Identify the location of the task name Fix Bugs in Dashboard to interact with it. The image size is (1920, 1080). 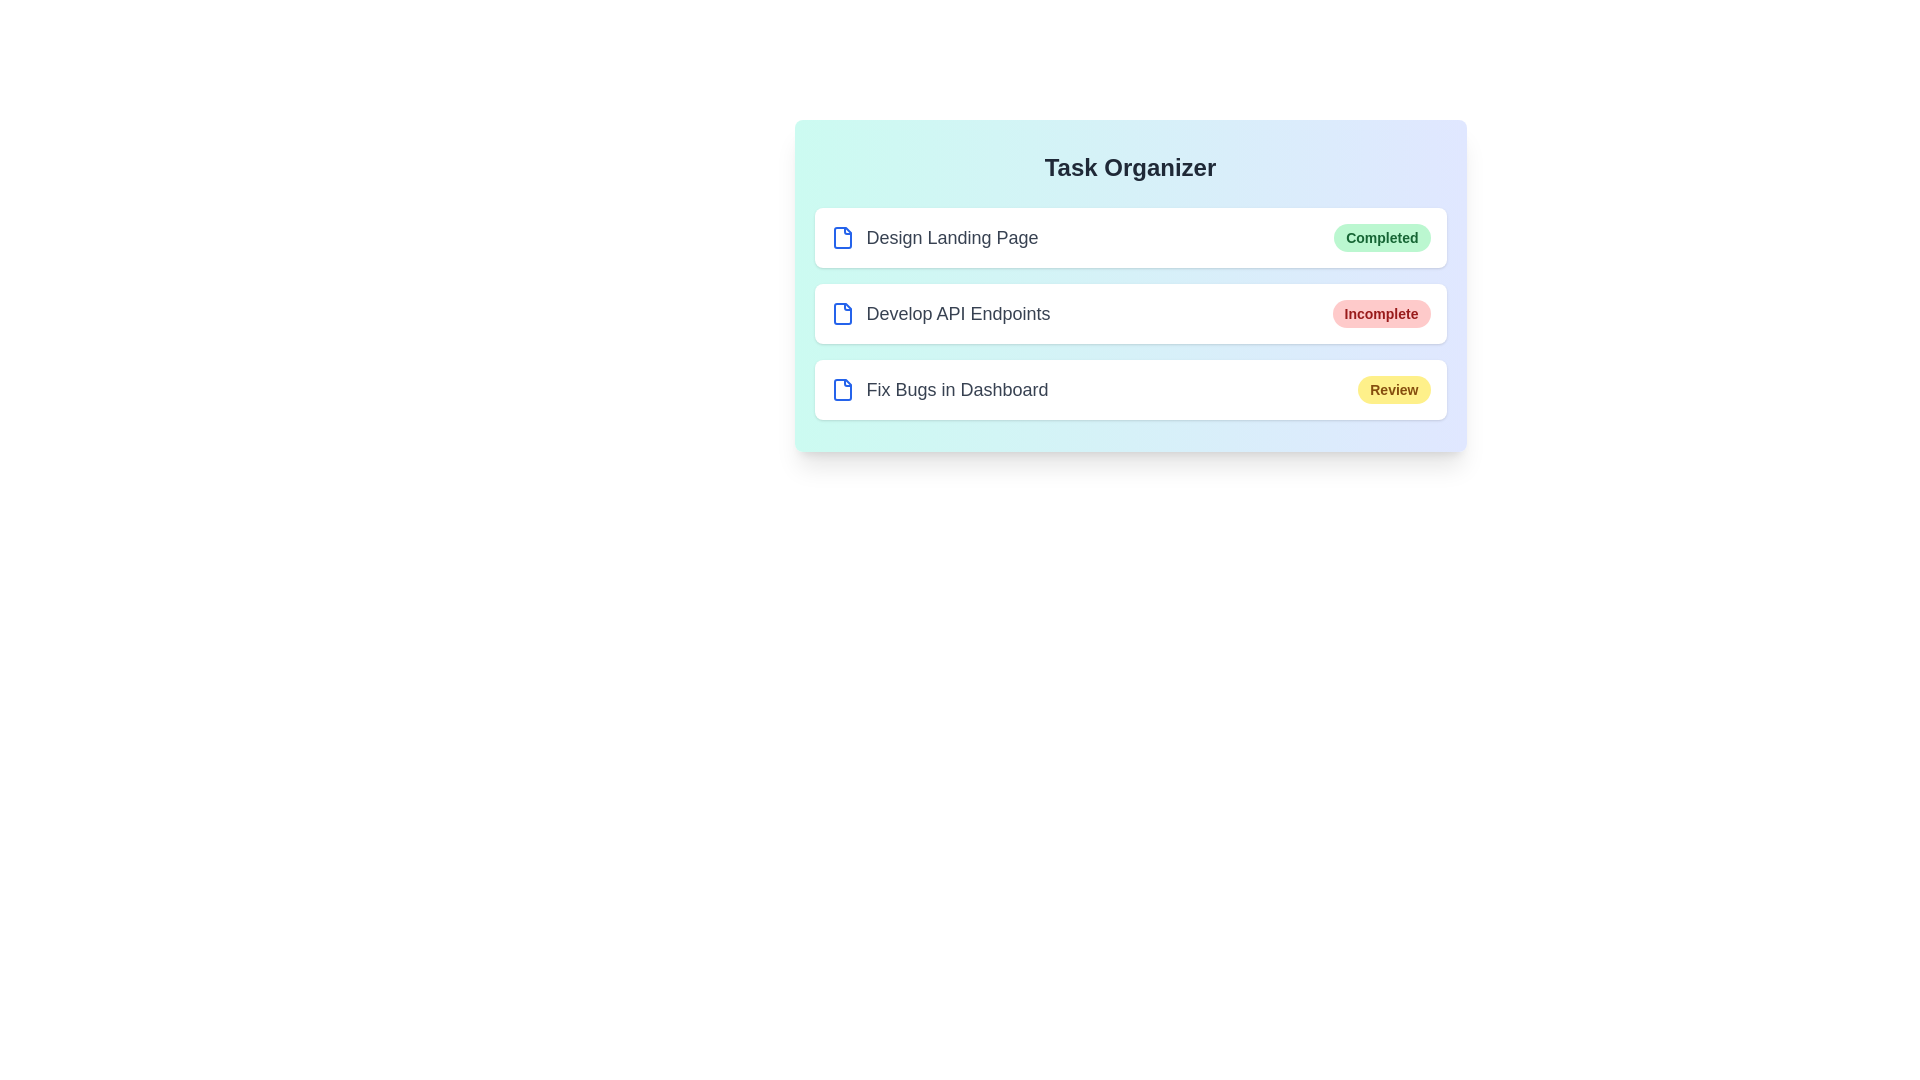
(938, 389).